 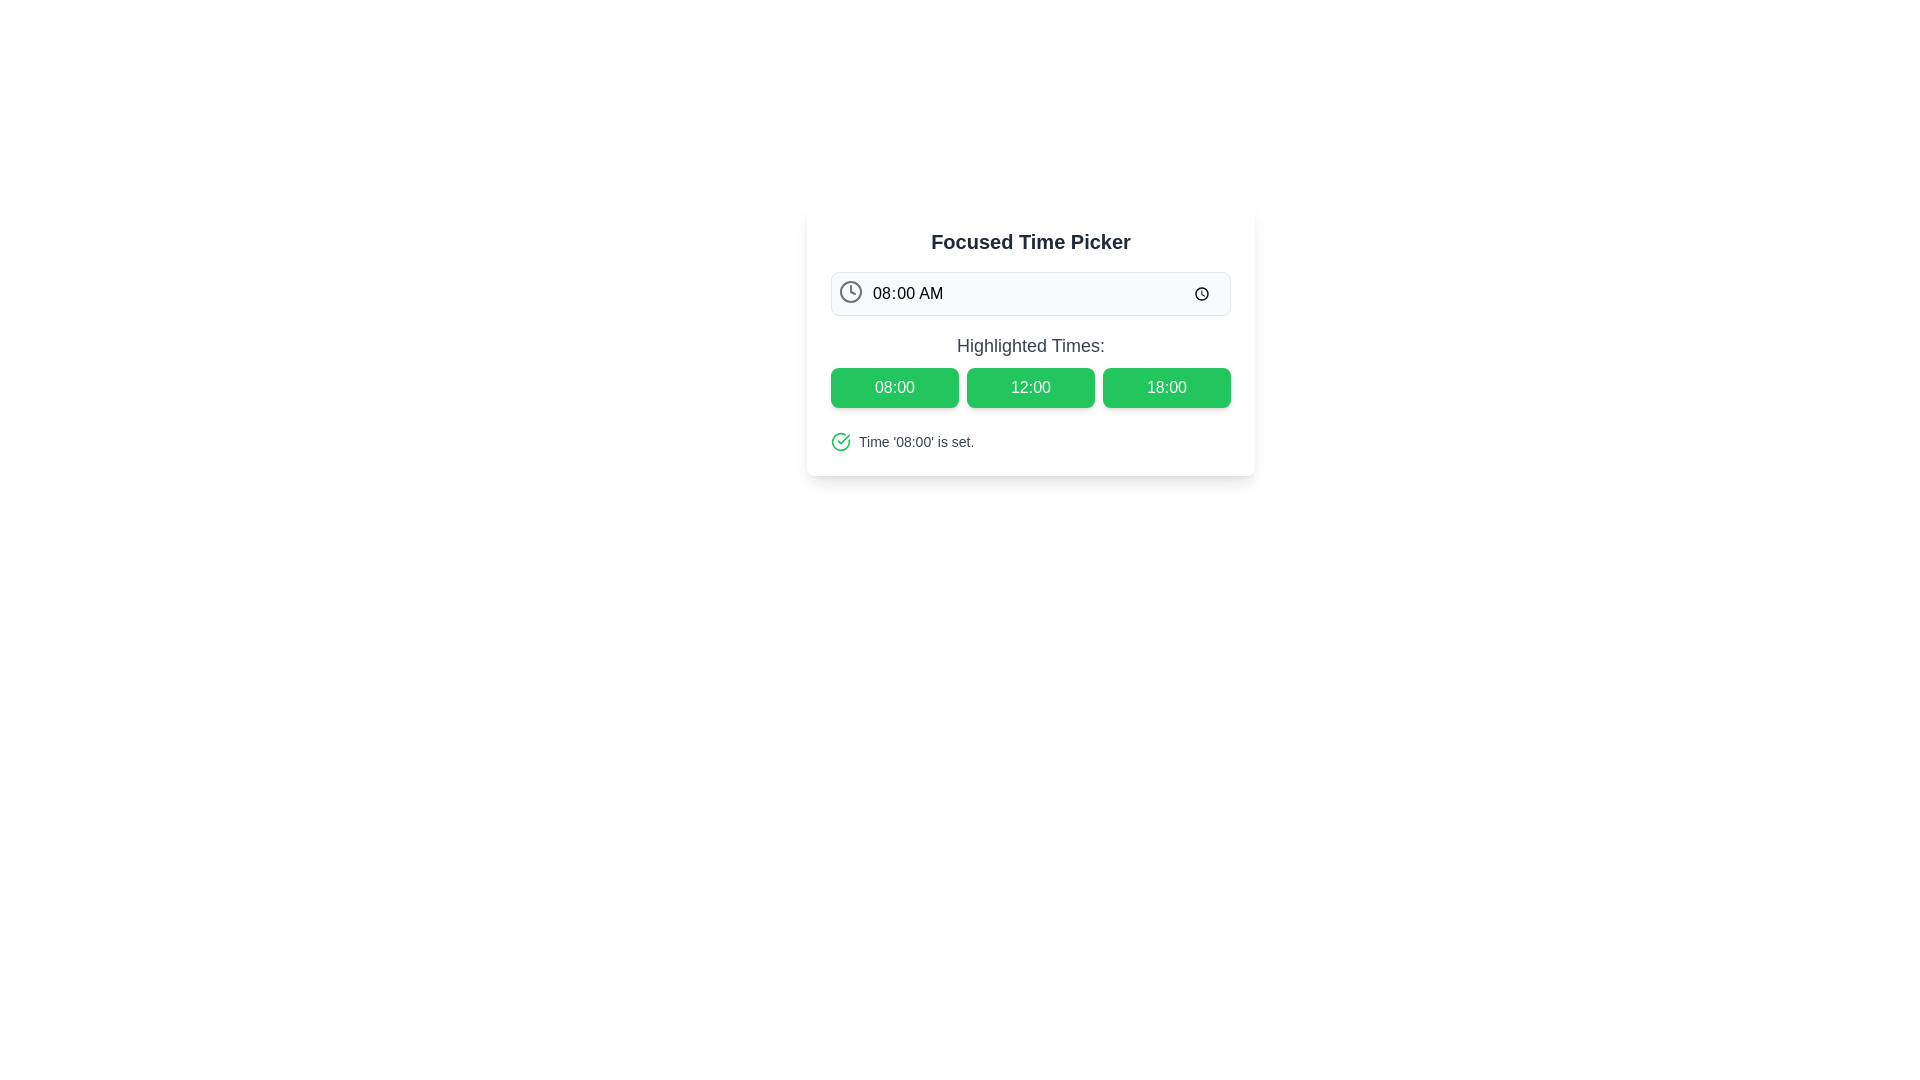 What do you see at coordinates (850, 292) in the screenshot?
I see `the clock-shaped icon, which is a gray, minimalist design located adjacent to the '08:00 AM' text input field` at bounding box center [850, 292].